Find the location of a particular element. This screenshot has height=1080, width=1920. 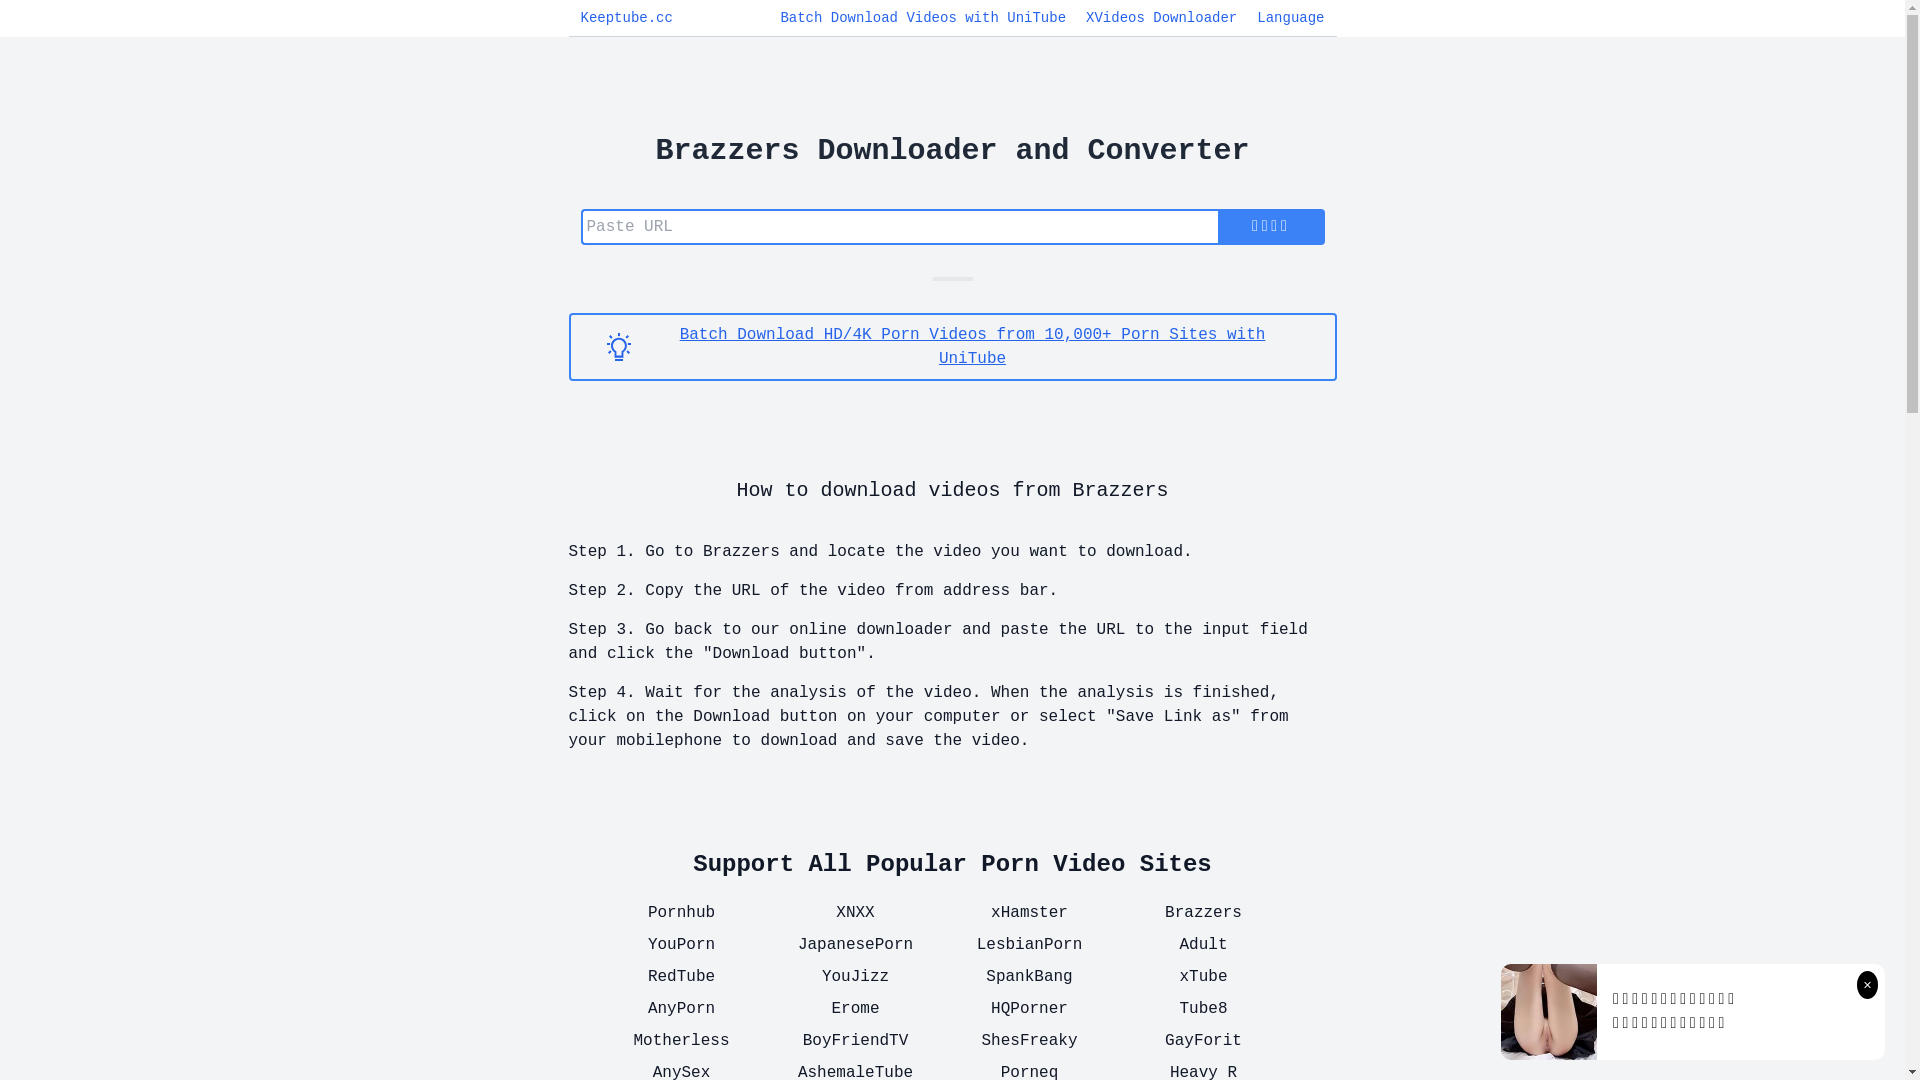

'ShesFreaky' is located at coordinates (1028, 1040).